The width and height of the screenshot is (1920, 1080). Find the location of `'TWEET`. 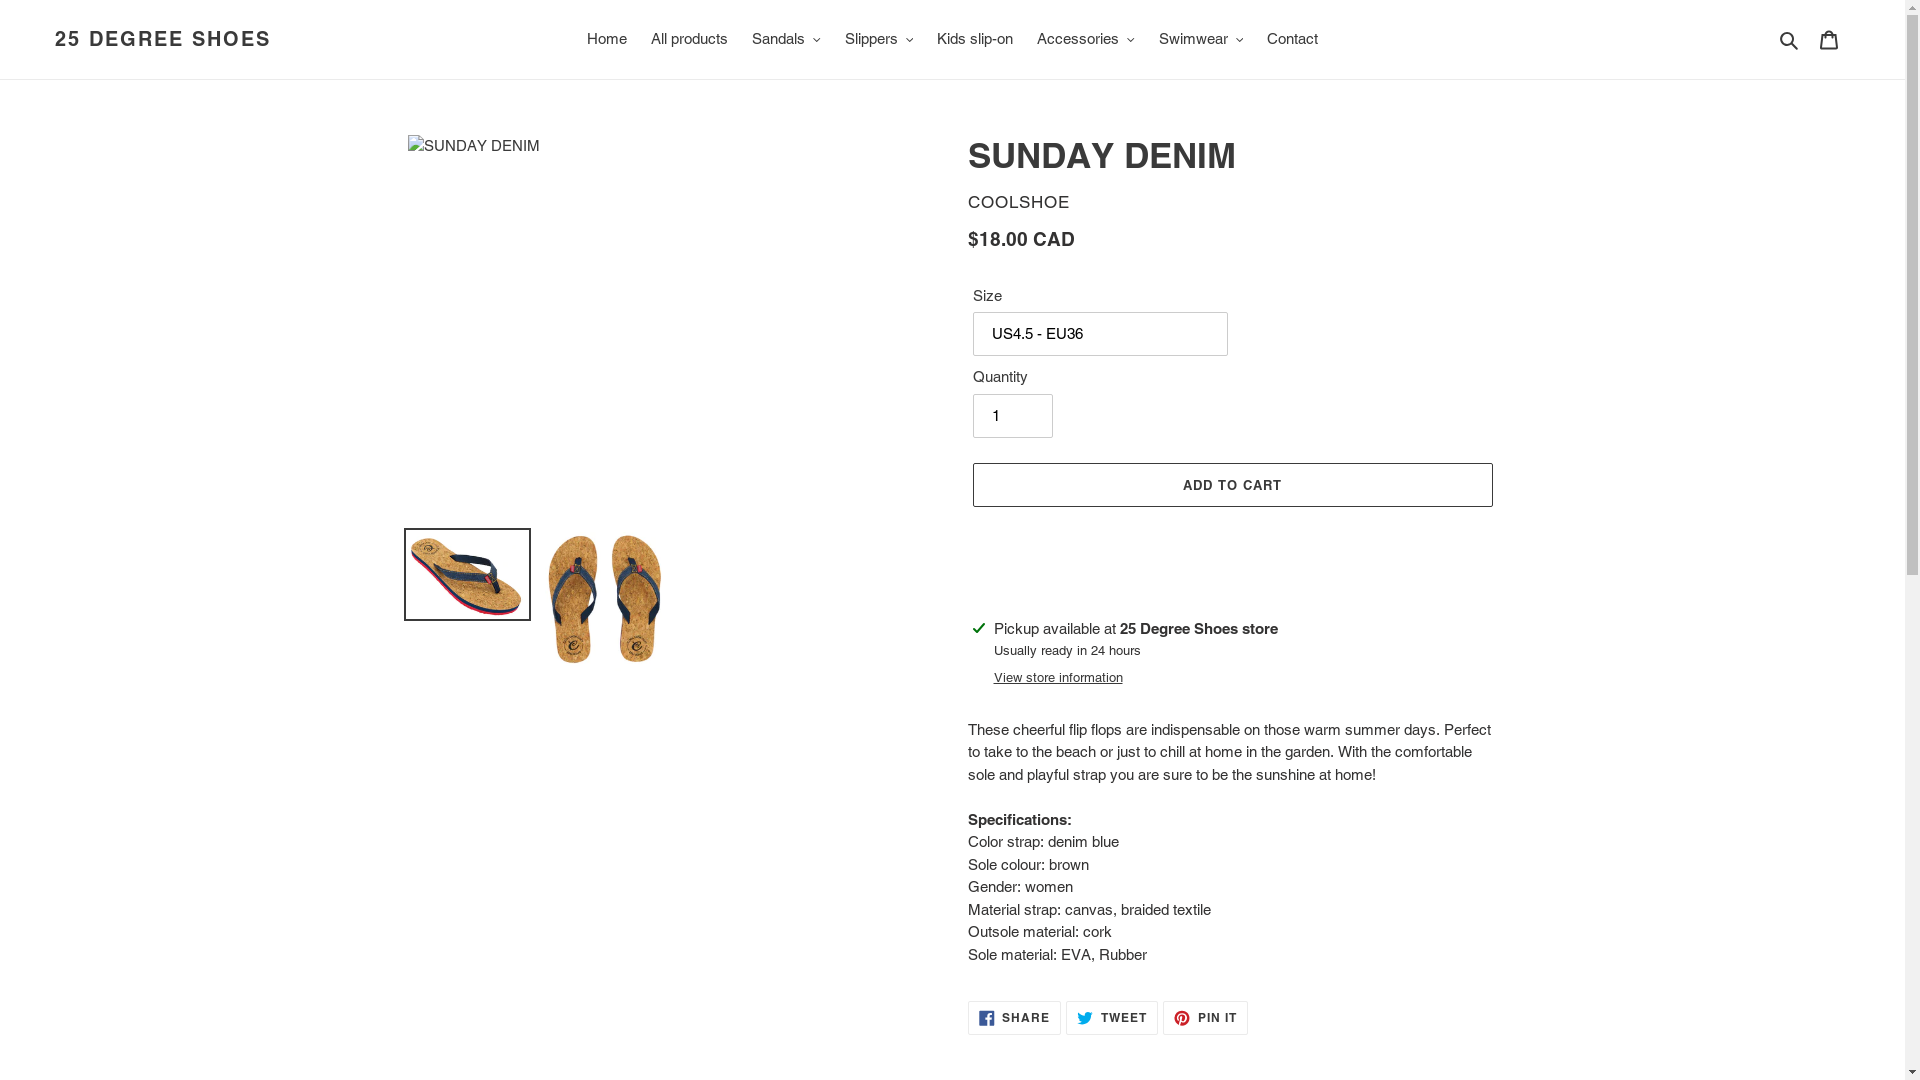

'TWEET is located at coordinates (1111, 1018).